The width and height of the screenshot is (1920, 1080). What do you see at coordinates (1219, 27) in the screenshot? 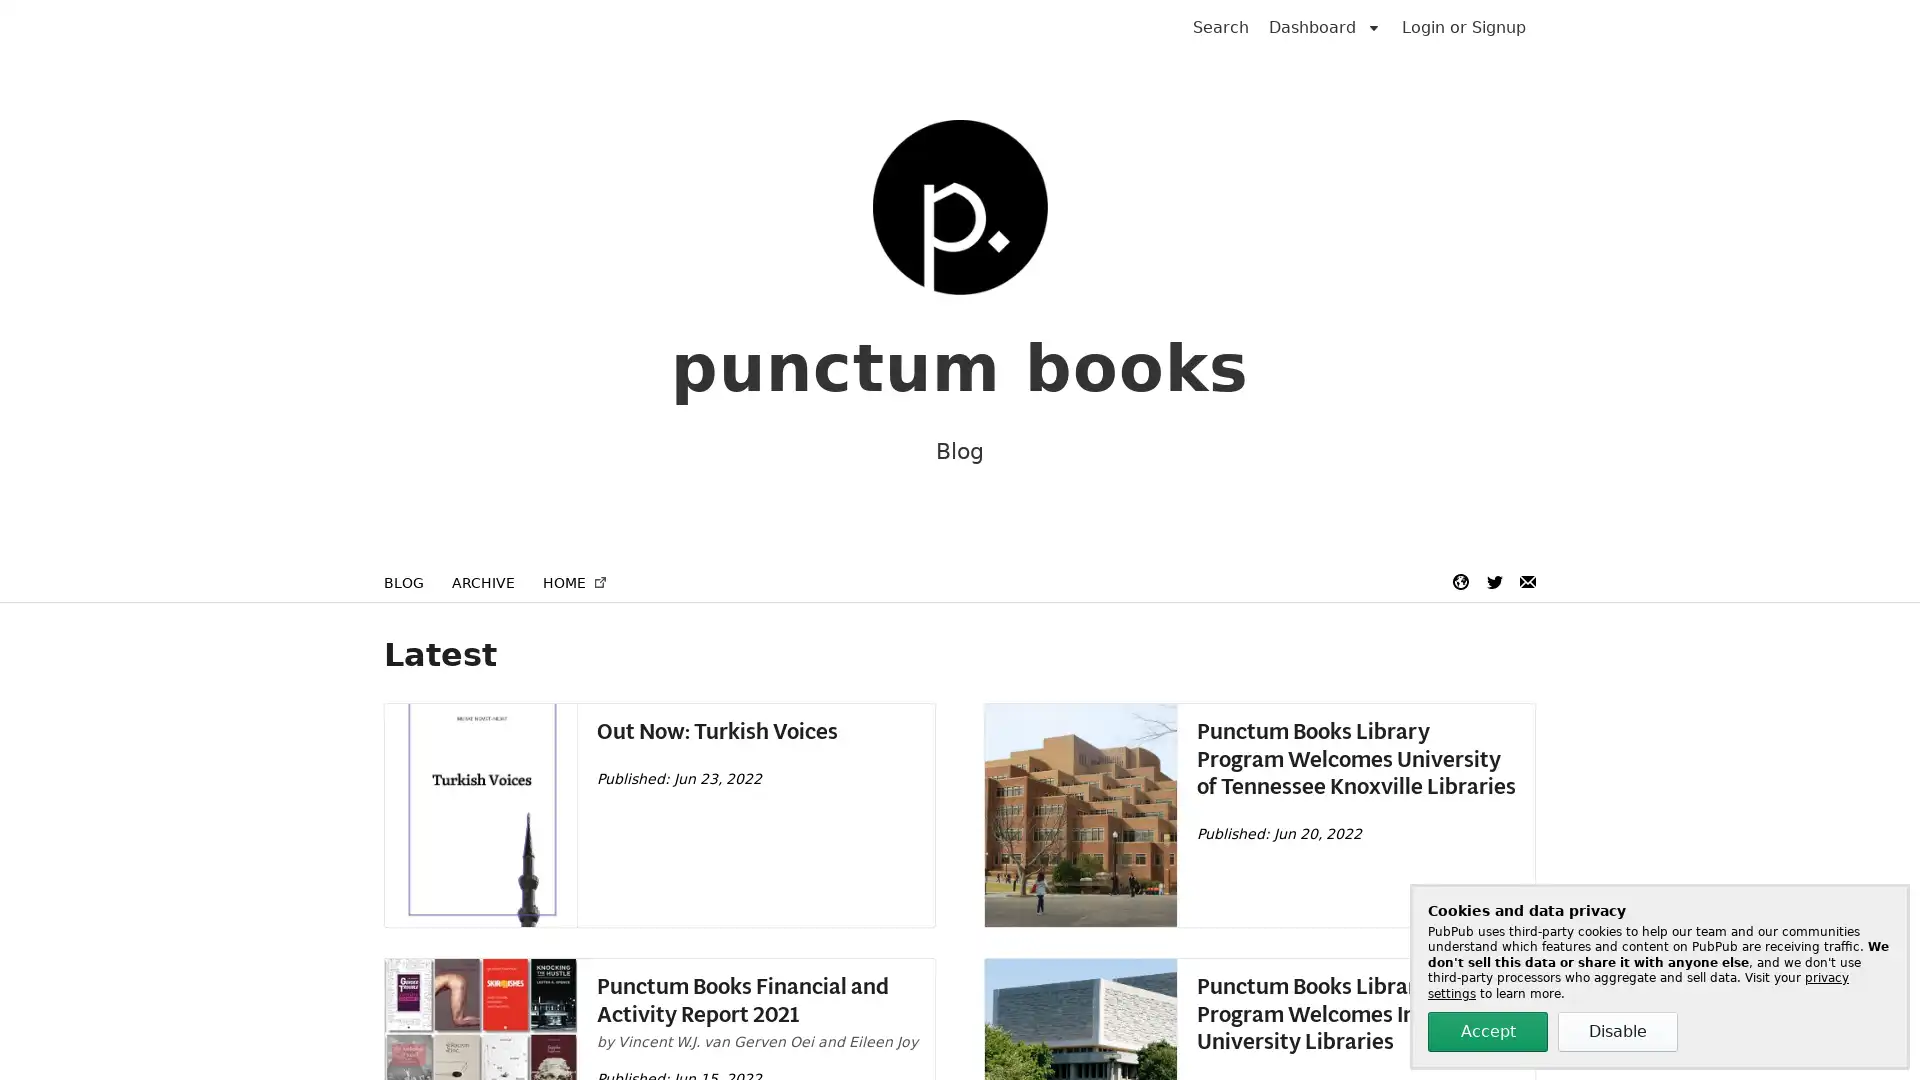
I see `Search` at bounding box center [1219, 27].